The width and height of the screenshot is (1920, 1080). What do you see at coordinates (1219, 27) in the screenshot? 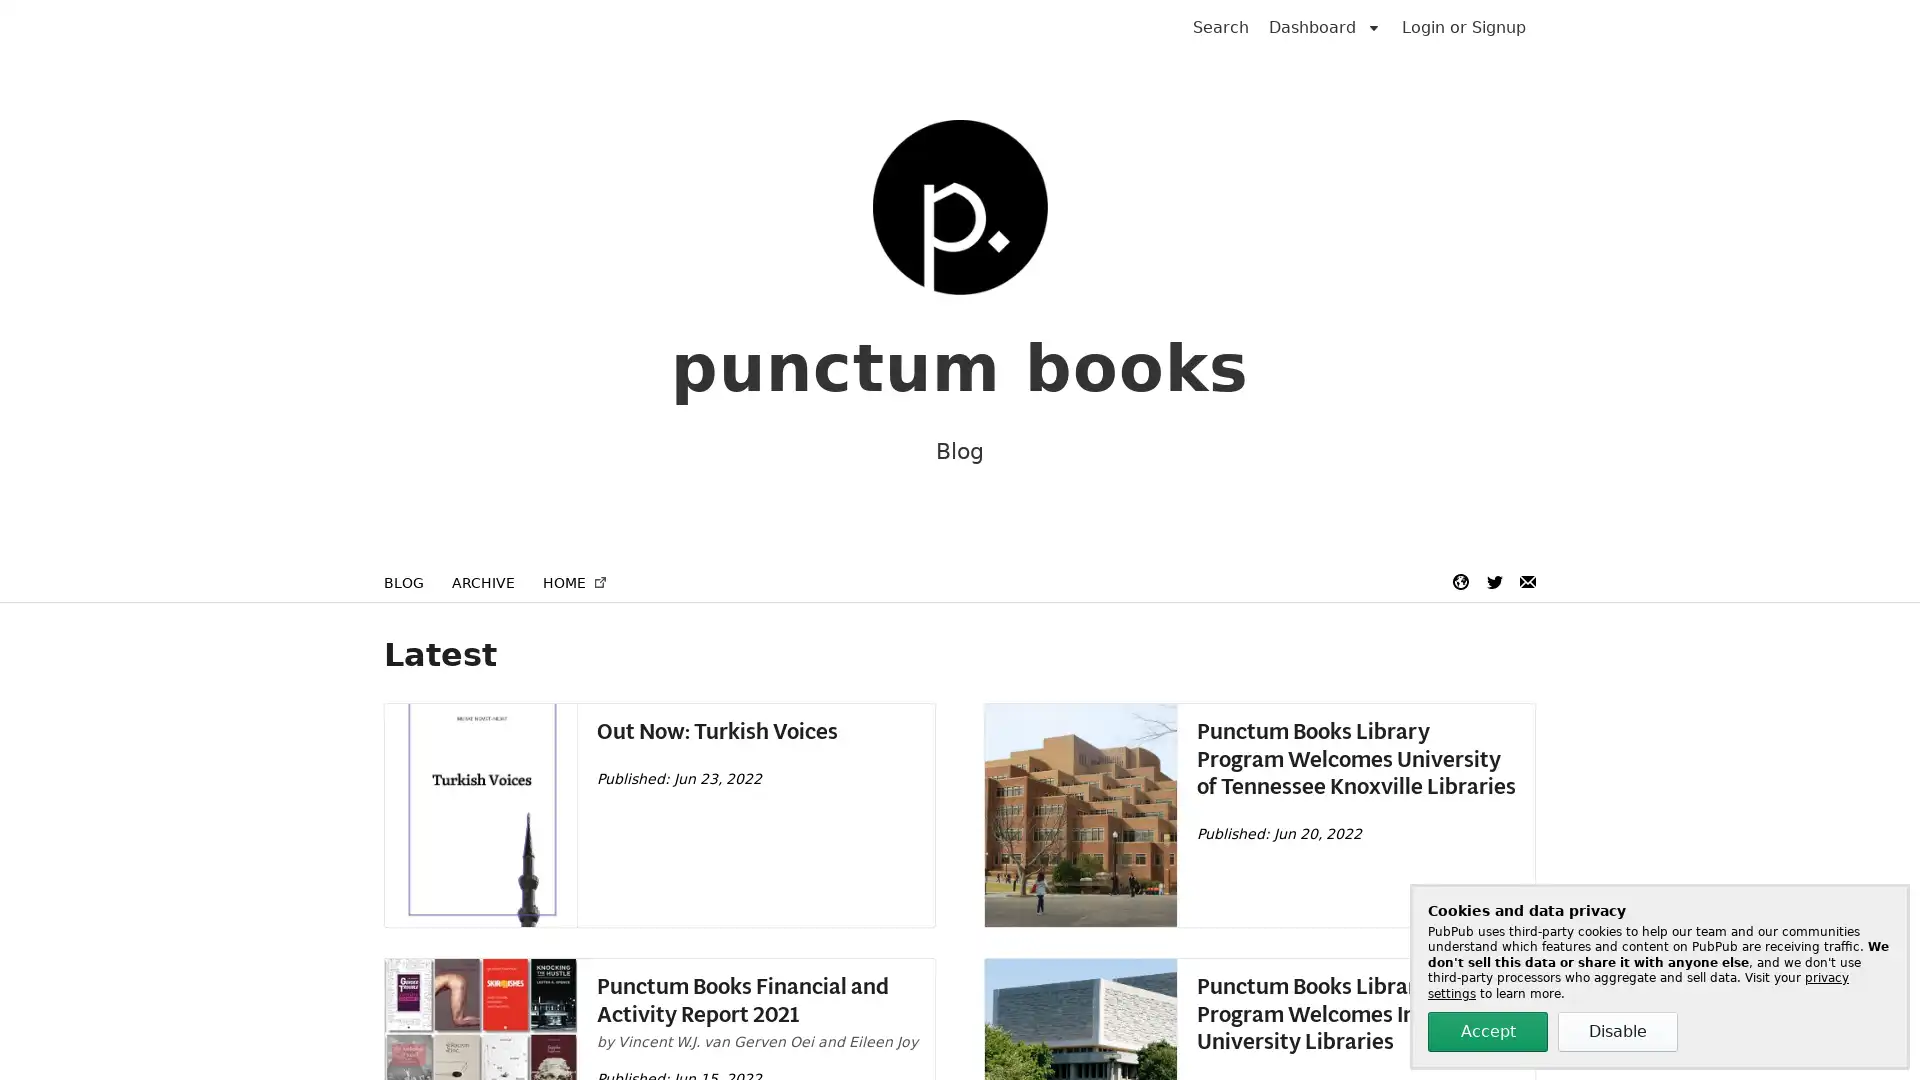
I see `Search` at bounding box center [1219, 27].